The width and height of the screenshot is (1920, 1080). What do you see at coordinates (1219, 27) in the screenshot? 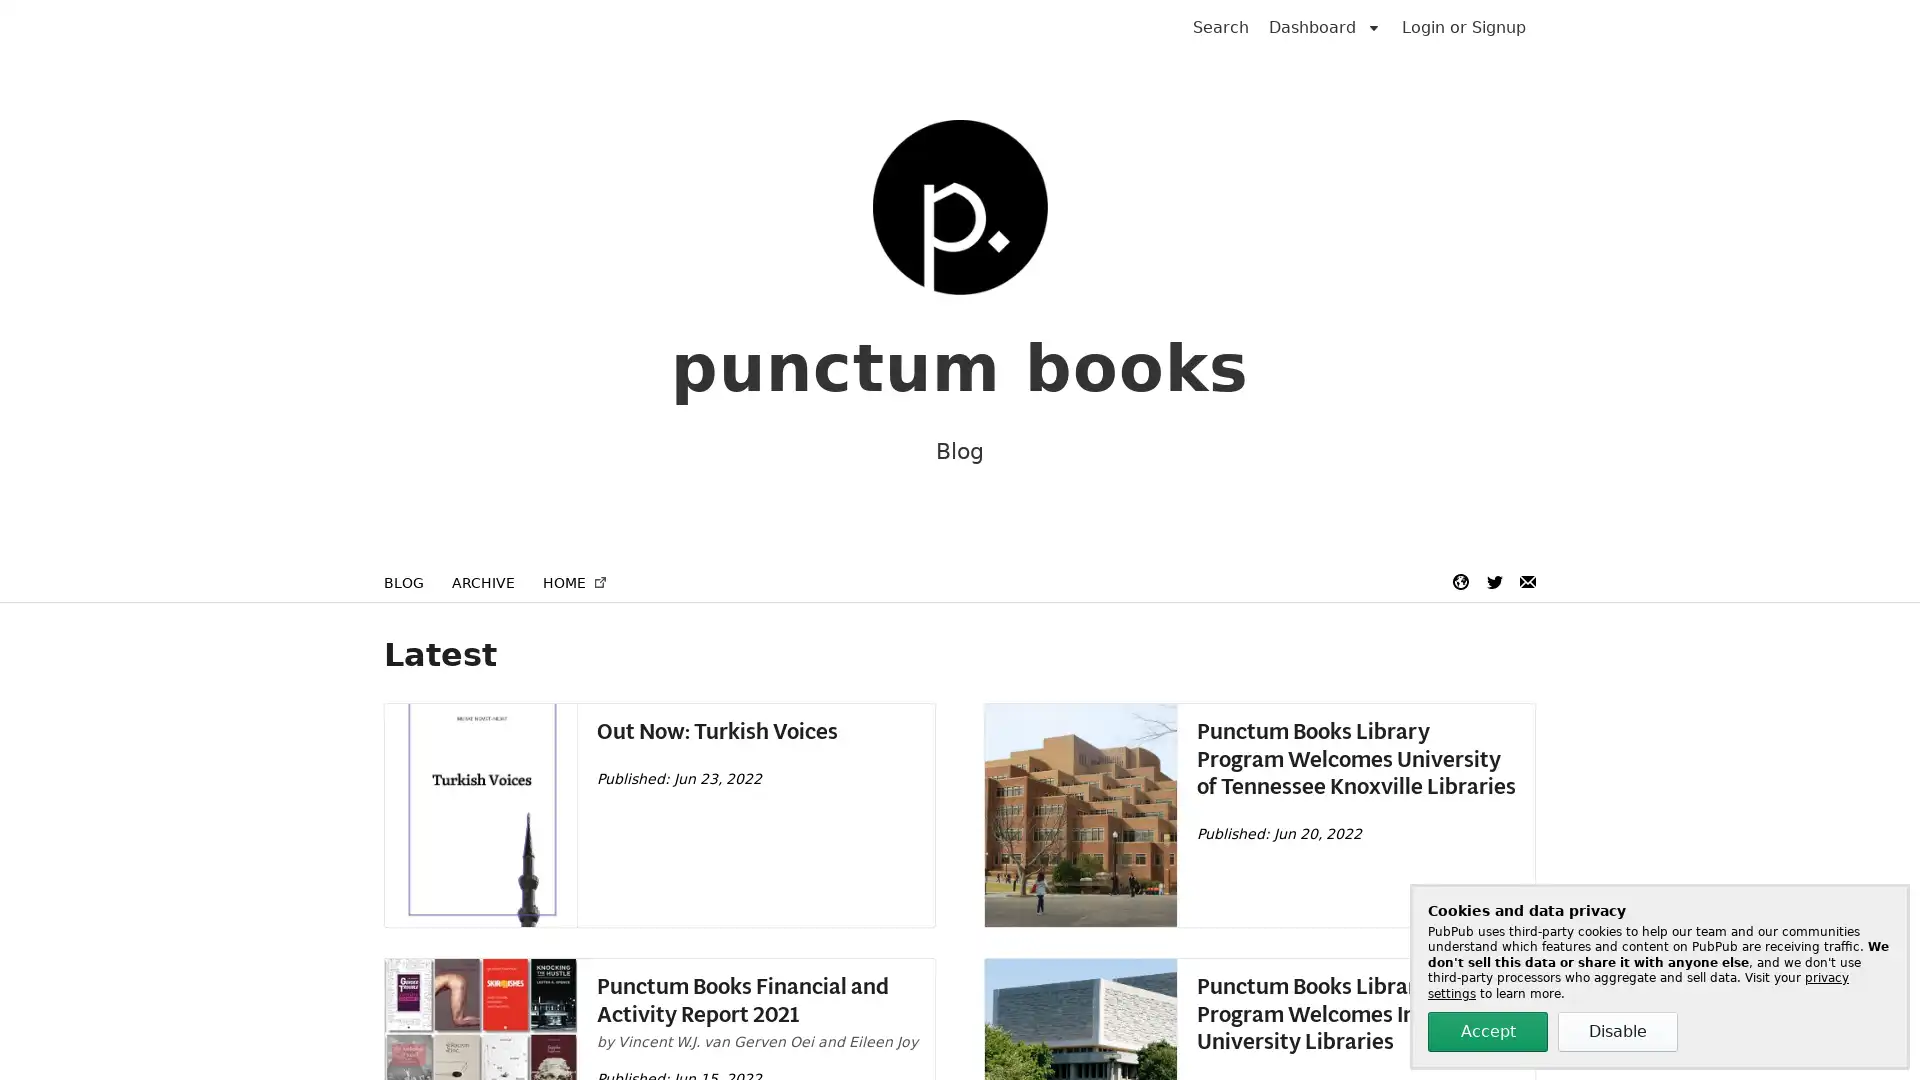
I see `Search` at bounding box center [1219, 27].